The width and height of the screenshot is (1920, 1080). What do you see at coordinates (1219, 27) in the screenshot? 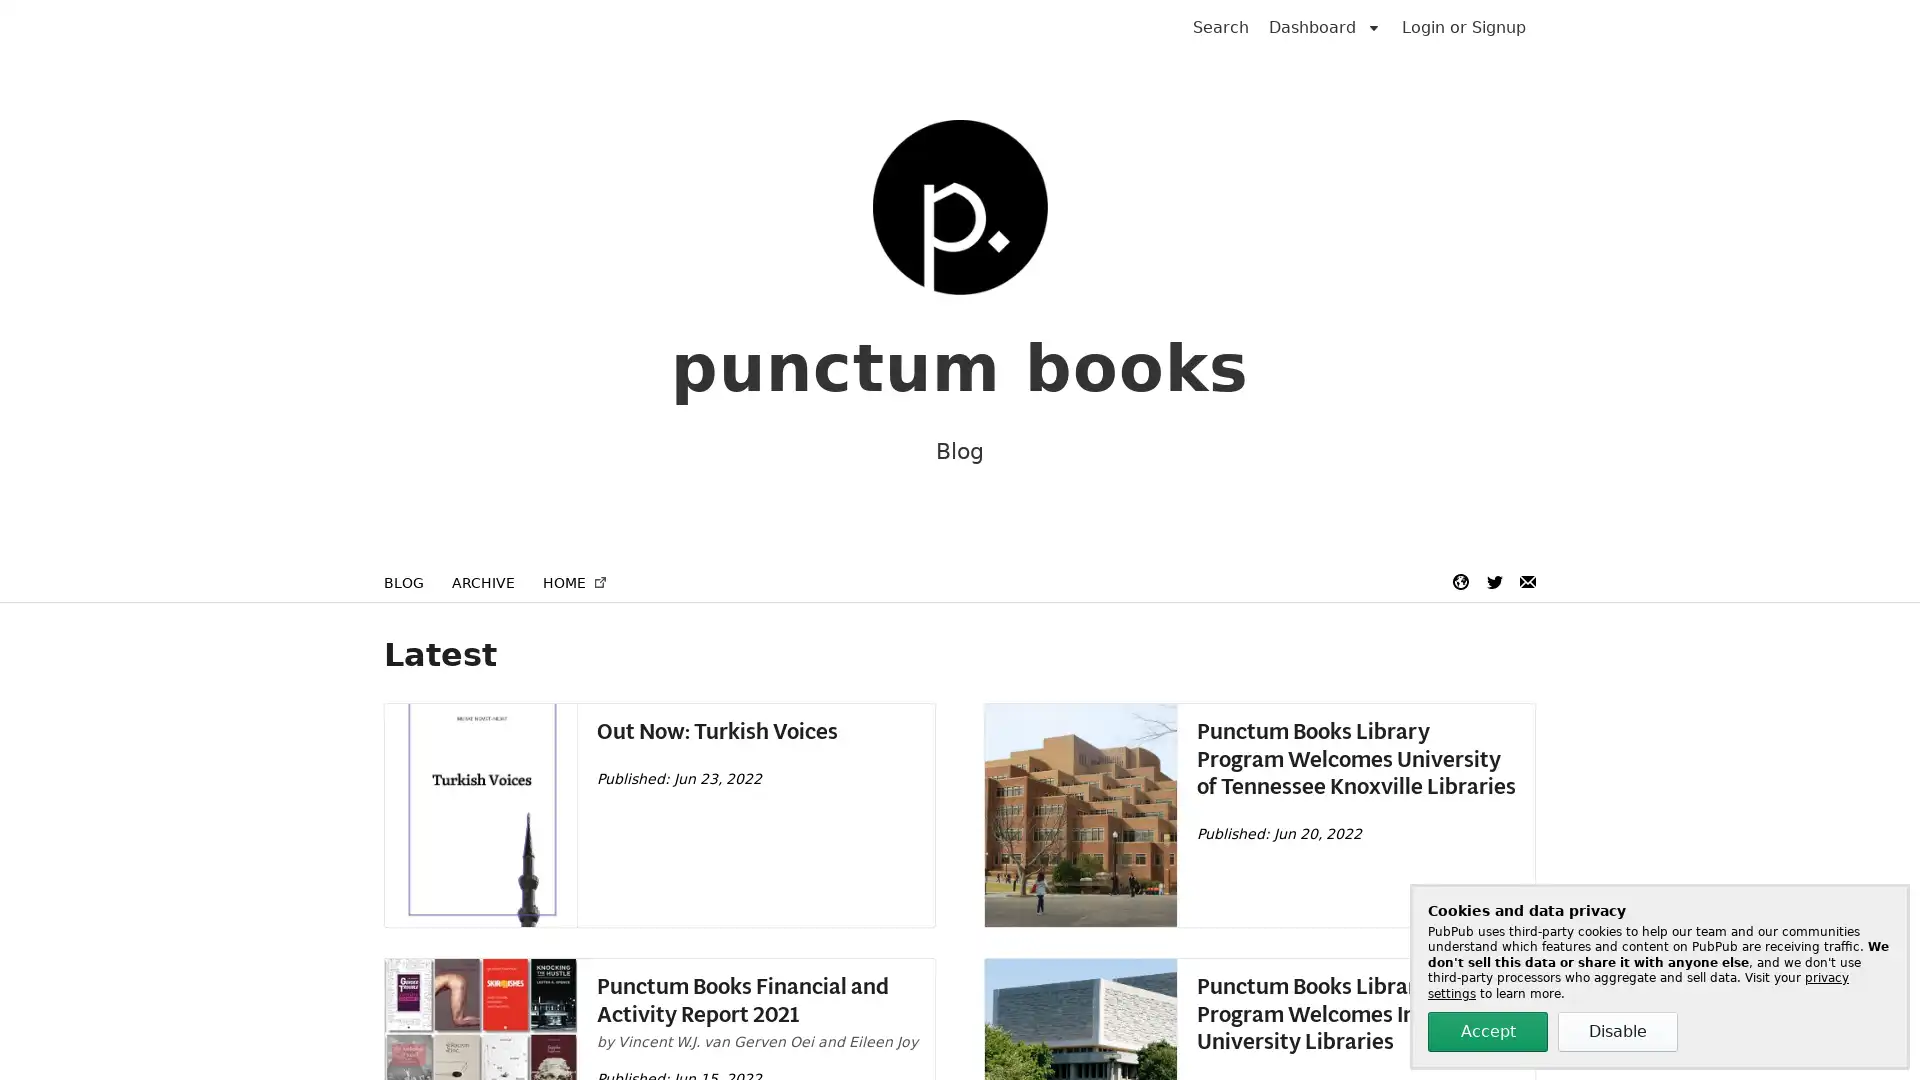
I see `Search` at bounding box center [1219, 27].